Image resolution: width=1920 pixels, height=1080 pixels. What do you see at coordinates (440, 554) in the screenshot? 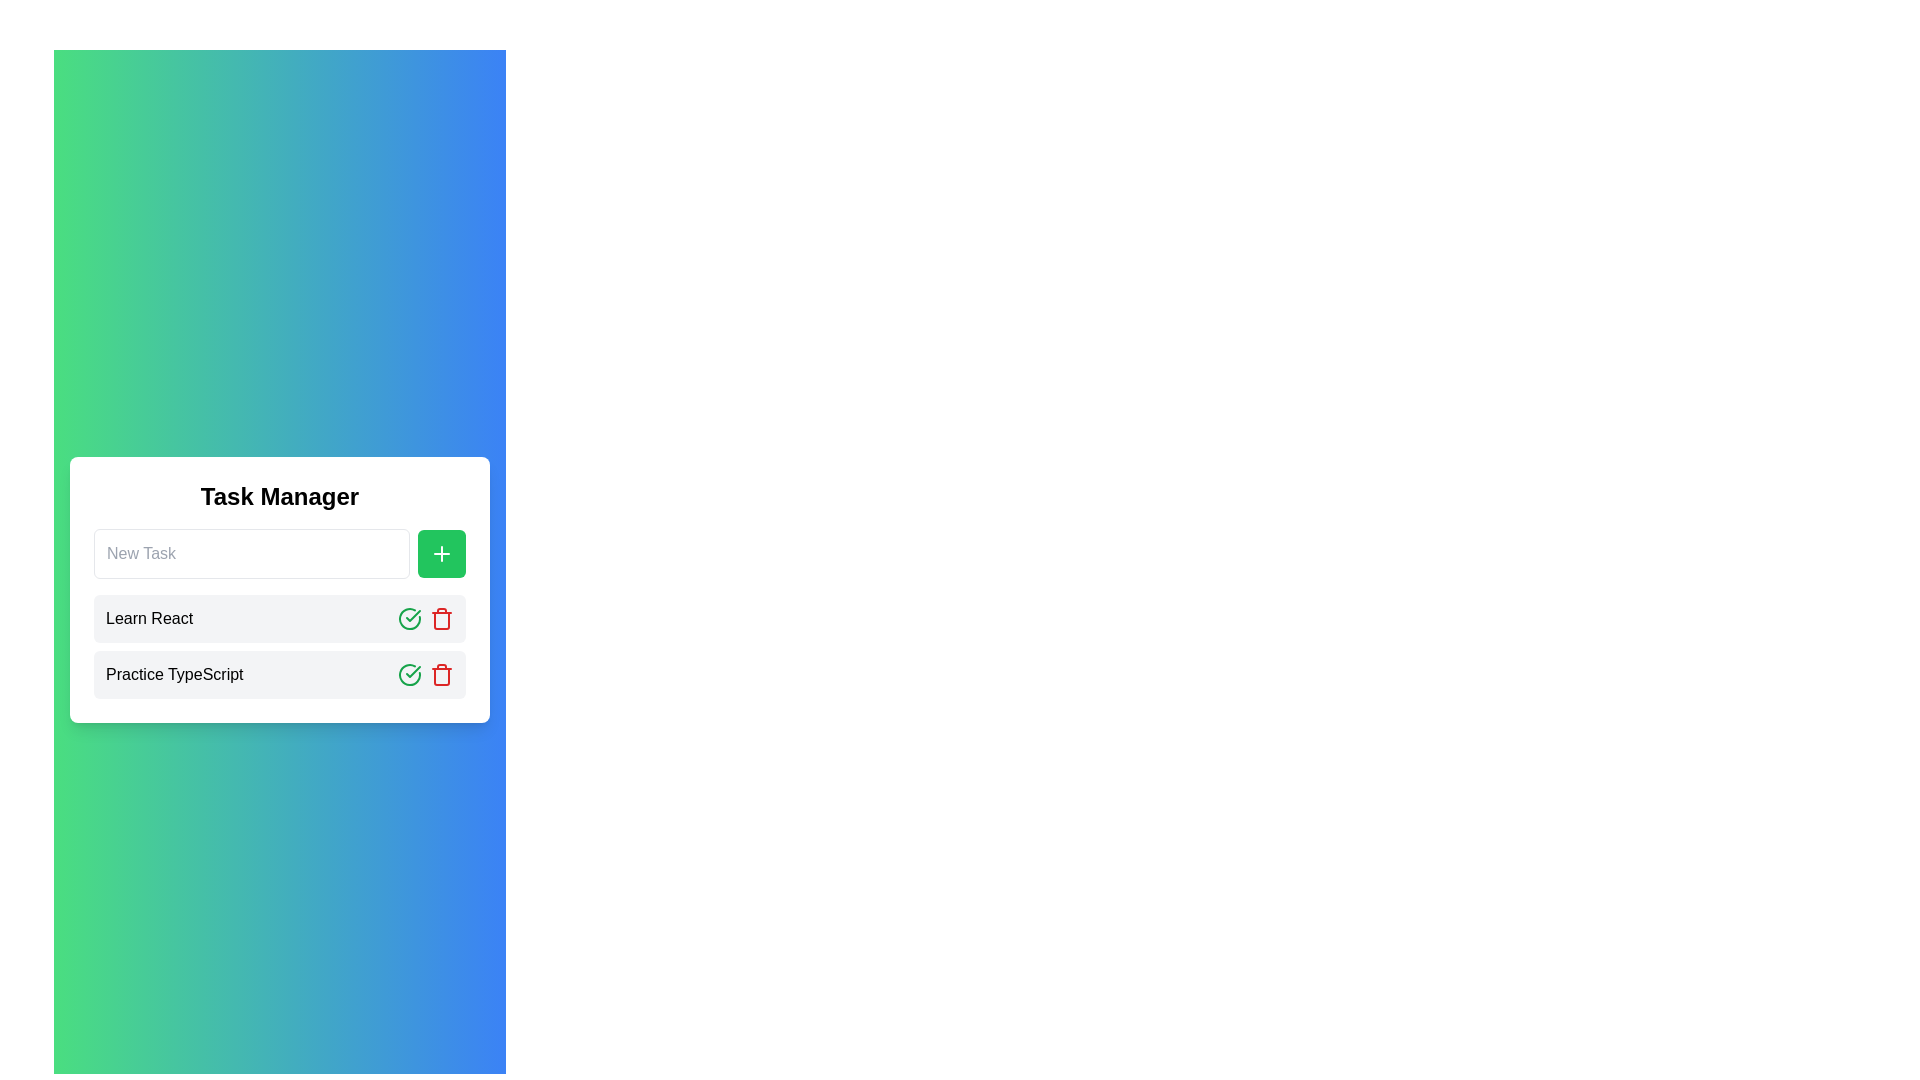
I see `the small circular green button with a white plus icon located at the top-right corner of the task entry form` at bounding box center [440, 554].